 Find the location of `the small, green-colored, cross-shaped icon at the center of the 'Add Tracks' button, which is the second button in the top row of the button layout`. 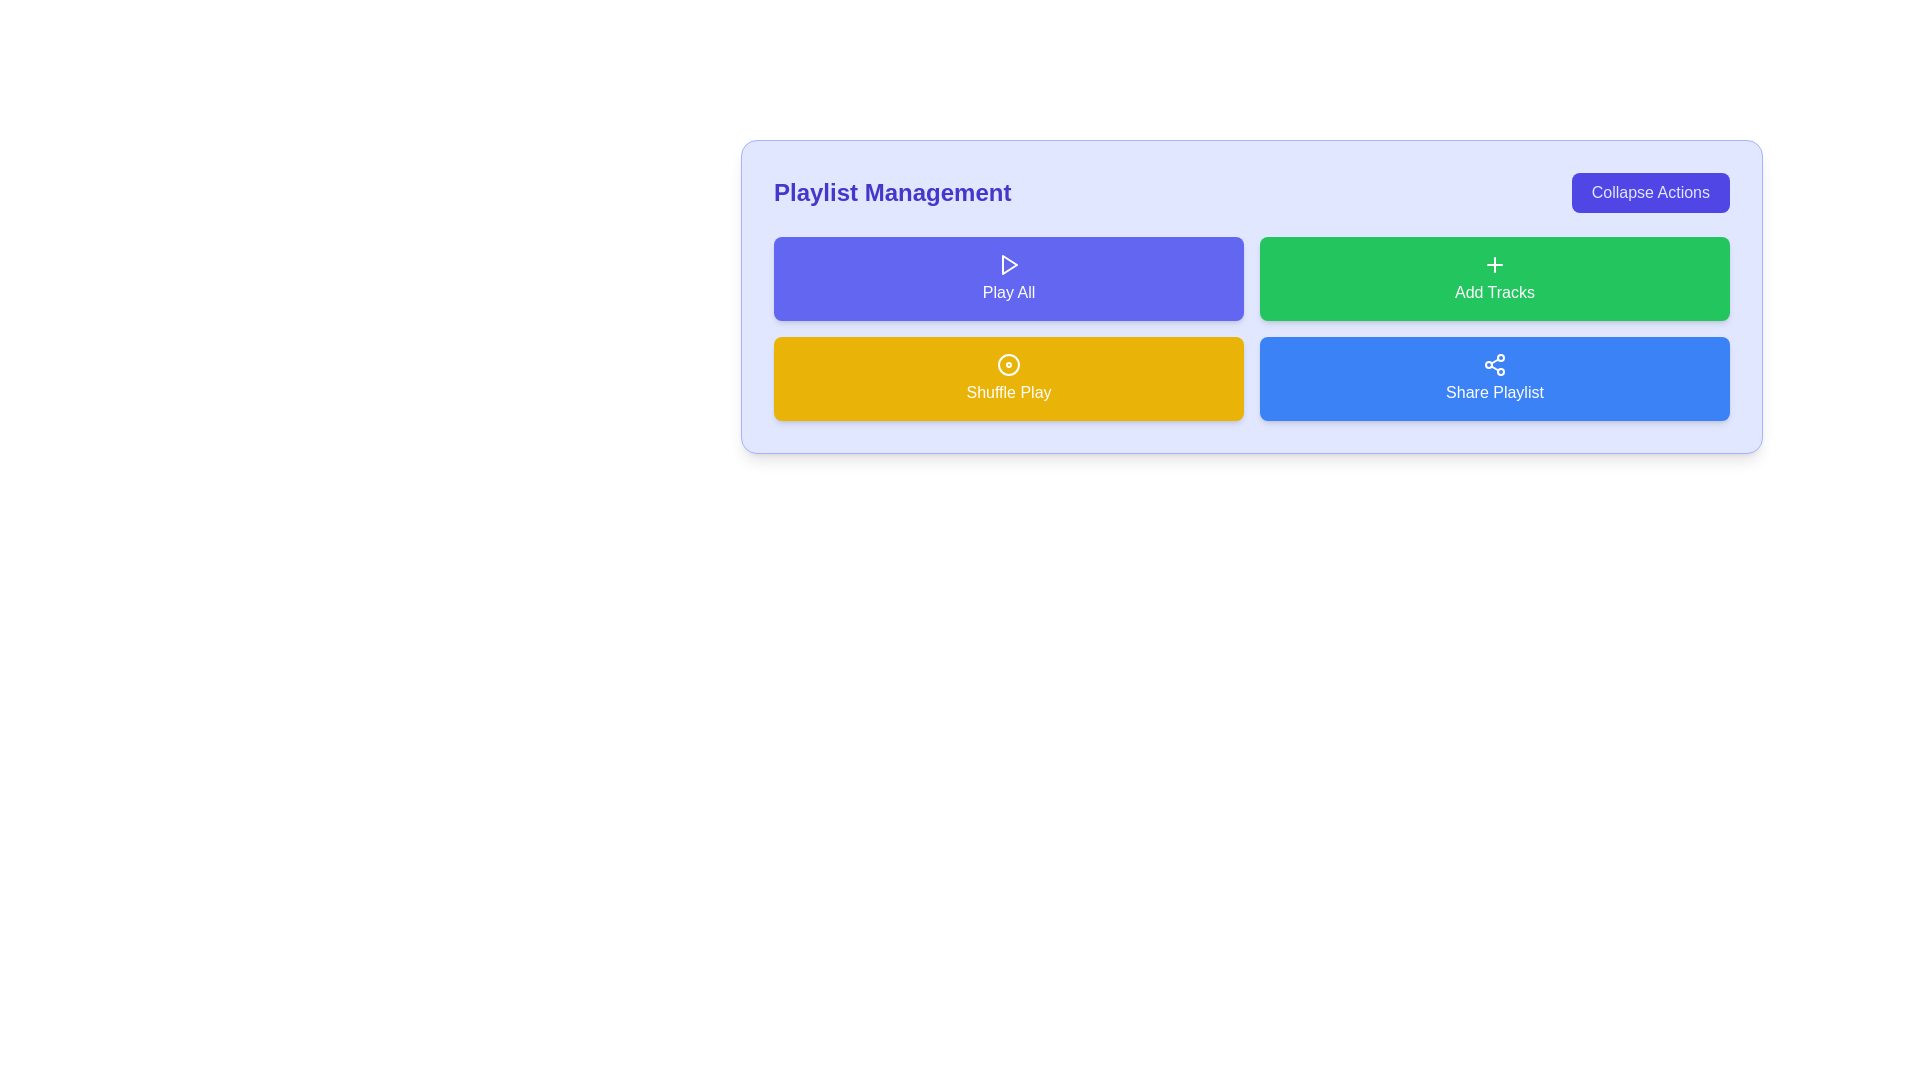

the small, green-colored, cross-shaped icon at the center of the 'Add Tracks' button, which is the second button in the top row of the button layout is located at coordinates (1494, 264).